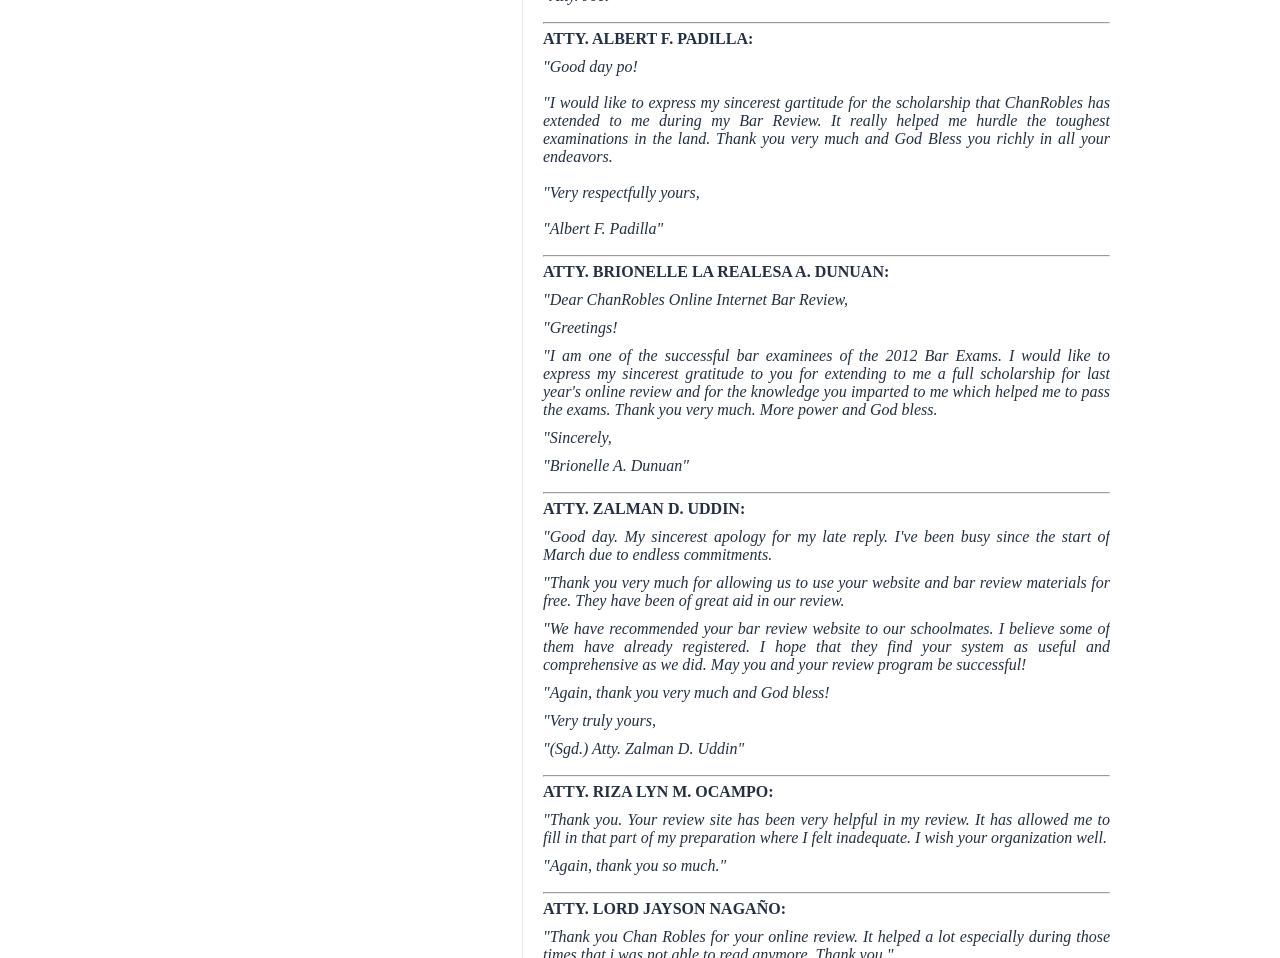 Image resolution: width=1280 pixels, height=958 pixels. I want to click on '"Thank you. Your review site has been very helpful in my review. It has allowed me to fill in that part of my preparation where I felt inadequate. I wish your organization well.', so click(826, 827).